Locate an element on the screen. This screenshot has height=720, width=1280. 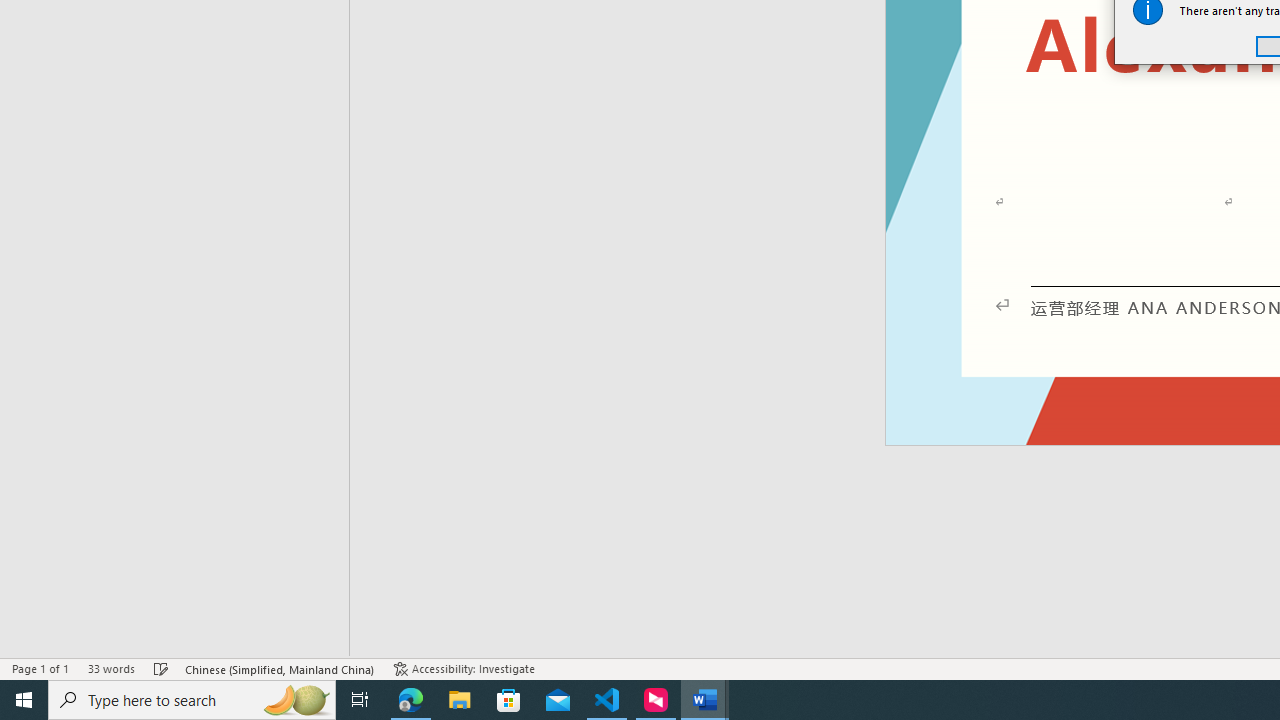
'Language Chinese (Simplified, Mainland China)' is located at coordinates (279, 669).